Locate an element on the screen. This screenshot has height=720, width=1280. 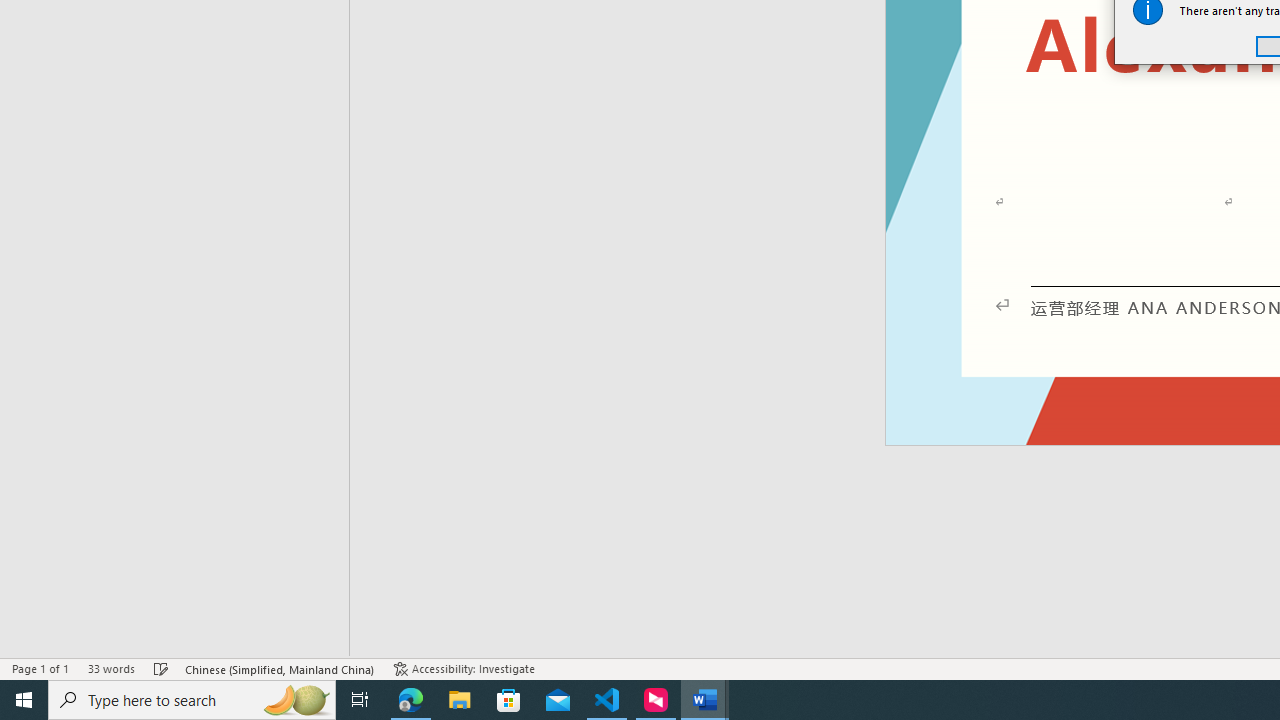
'Language Chinese (Simplified, Mainland China)' is located at coordinates (279, 669).